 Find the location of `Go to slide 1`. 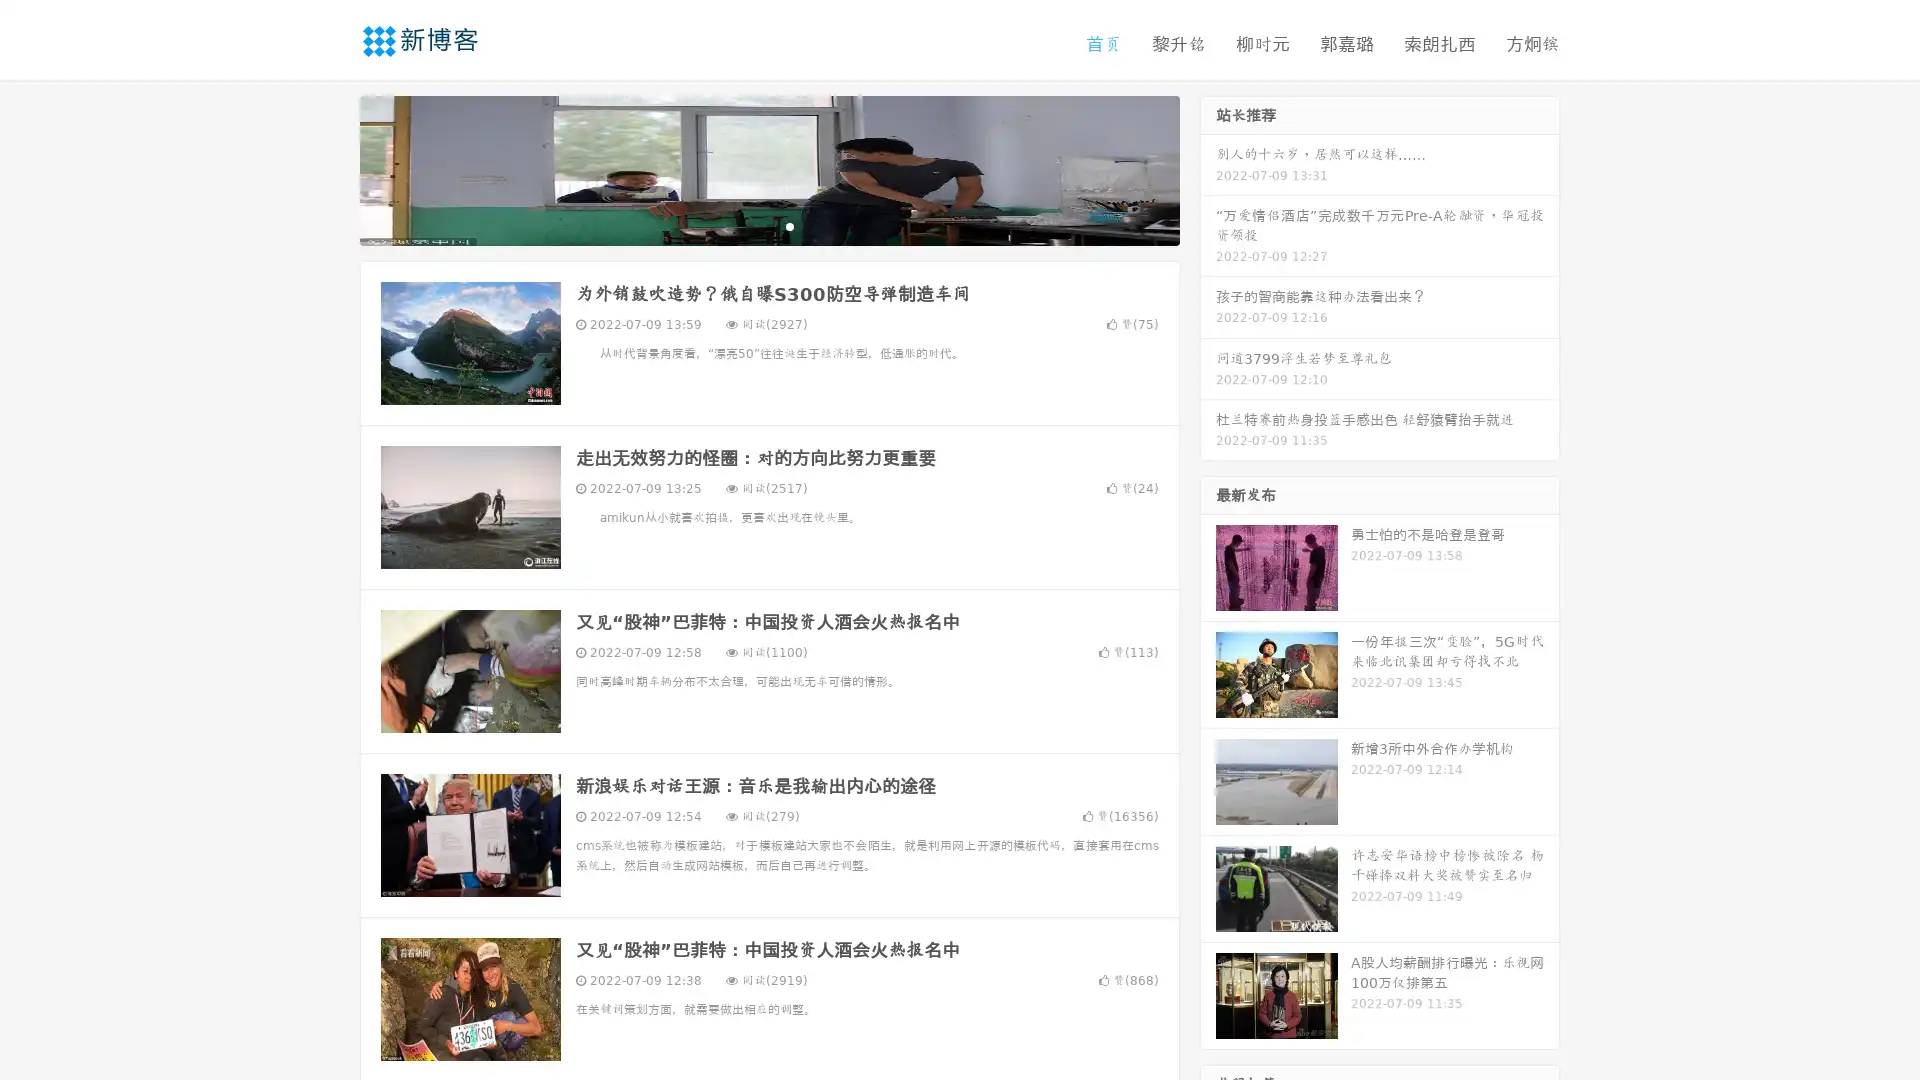

Go to slide 1 is located at coordinates (748, 225).